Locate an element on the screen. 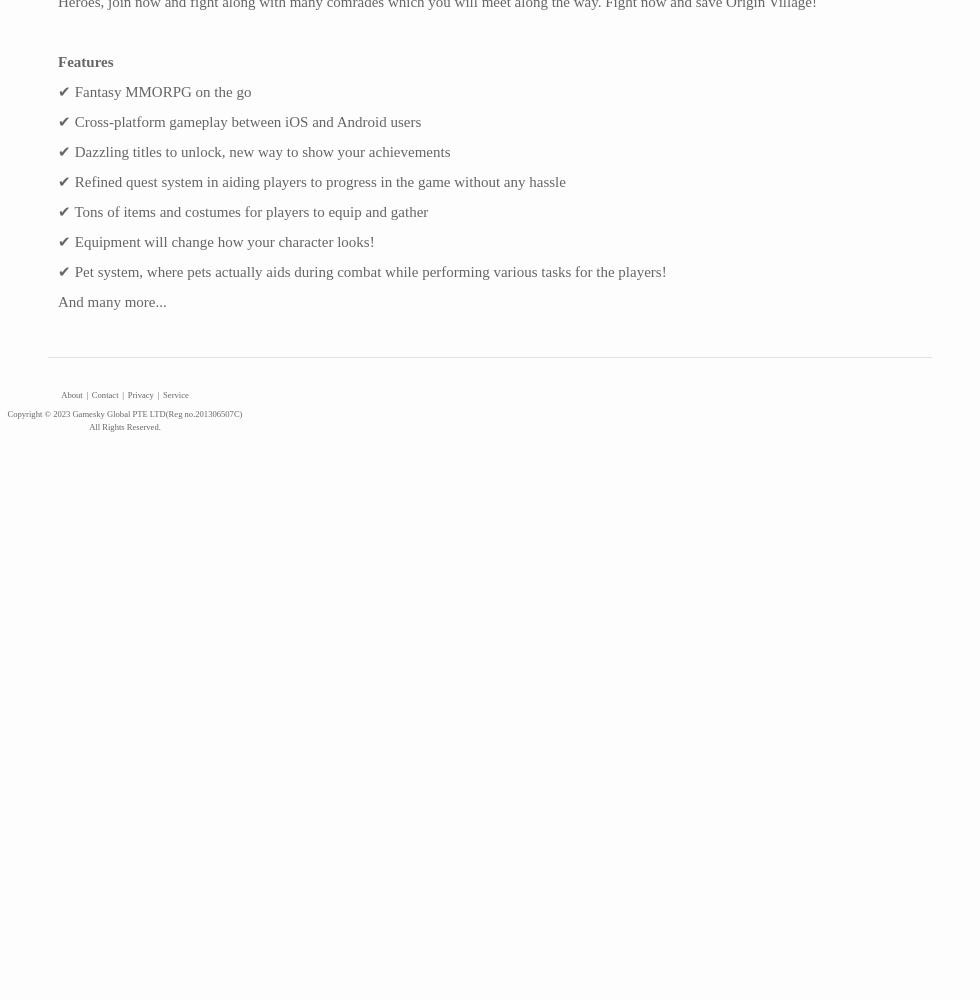 The height and width of the screenshot is (1000, 980). 'Privacy' is located at coordinates (127, 394).